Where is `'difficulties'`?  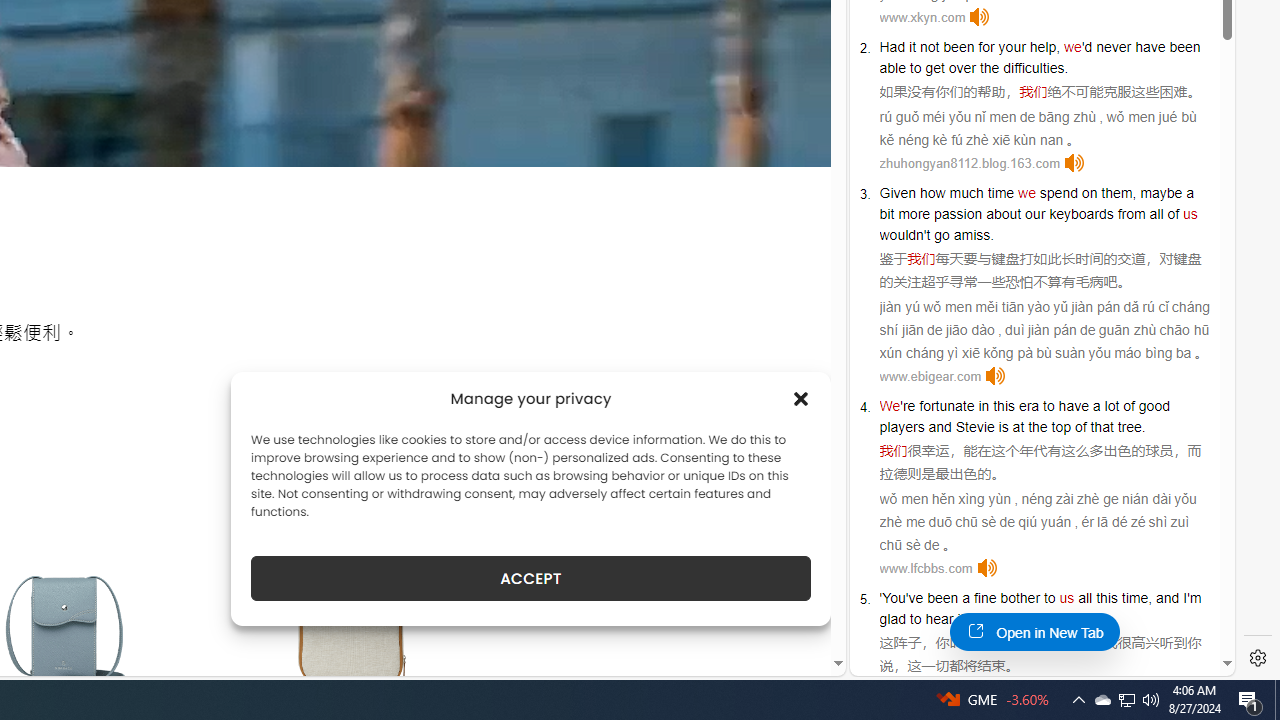 'difficulties' is located at coordinates (1034, 67).